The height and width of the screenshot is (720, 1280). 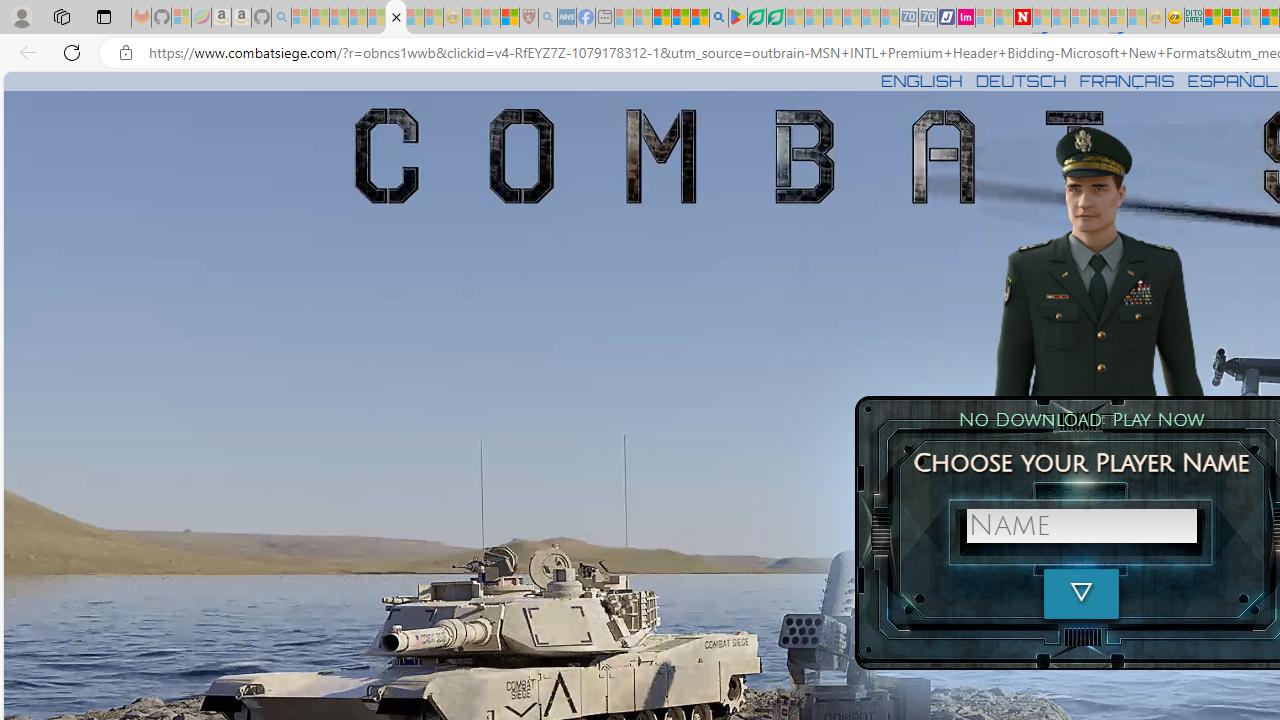 I want to click on 'DITOGAMES AG Imprint', so click(x=1194, y=17).